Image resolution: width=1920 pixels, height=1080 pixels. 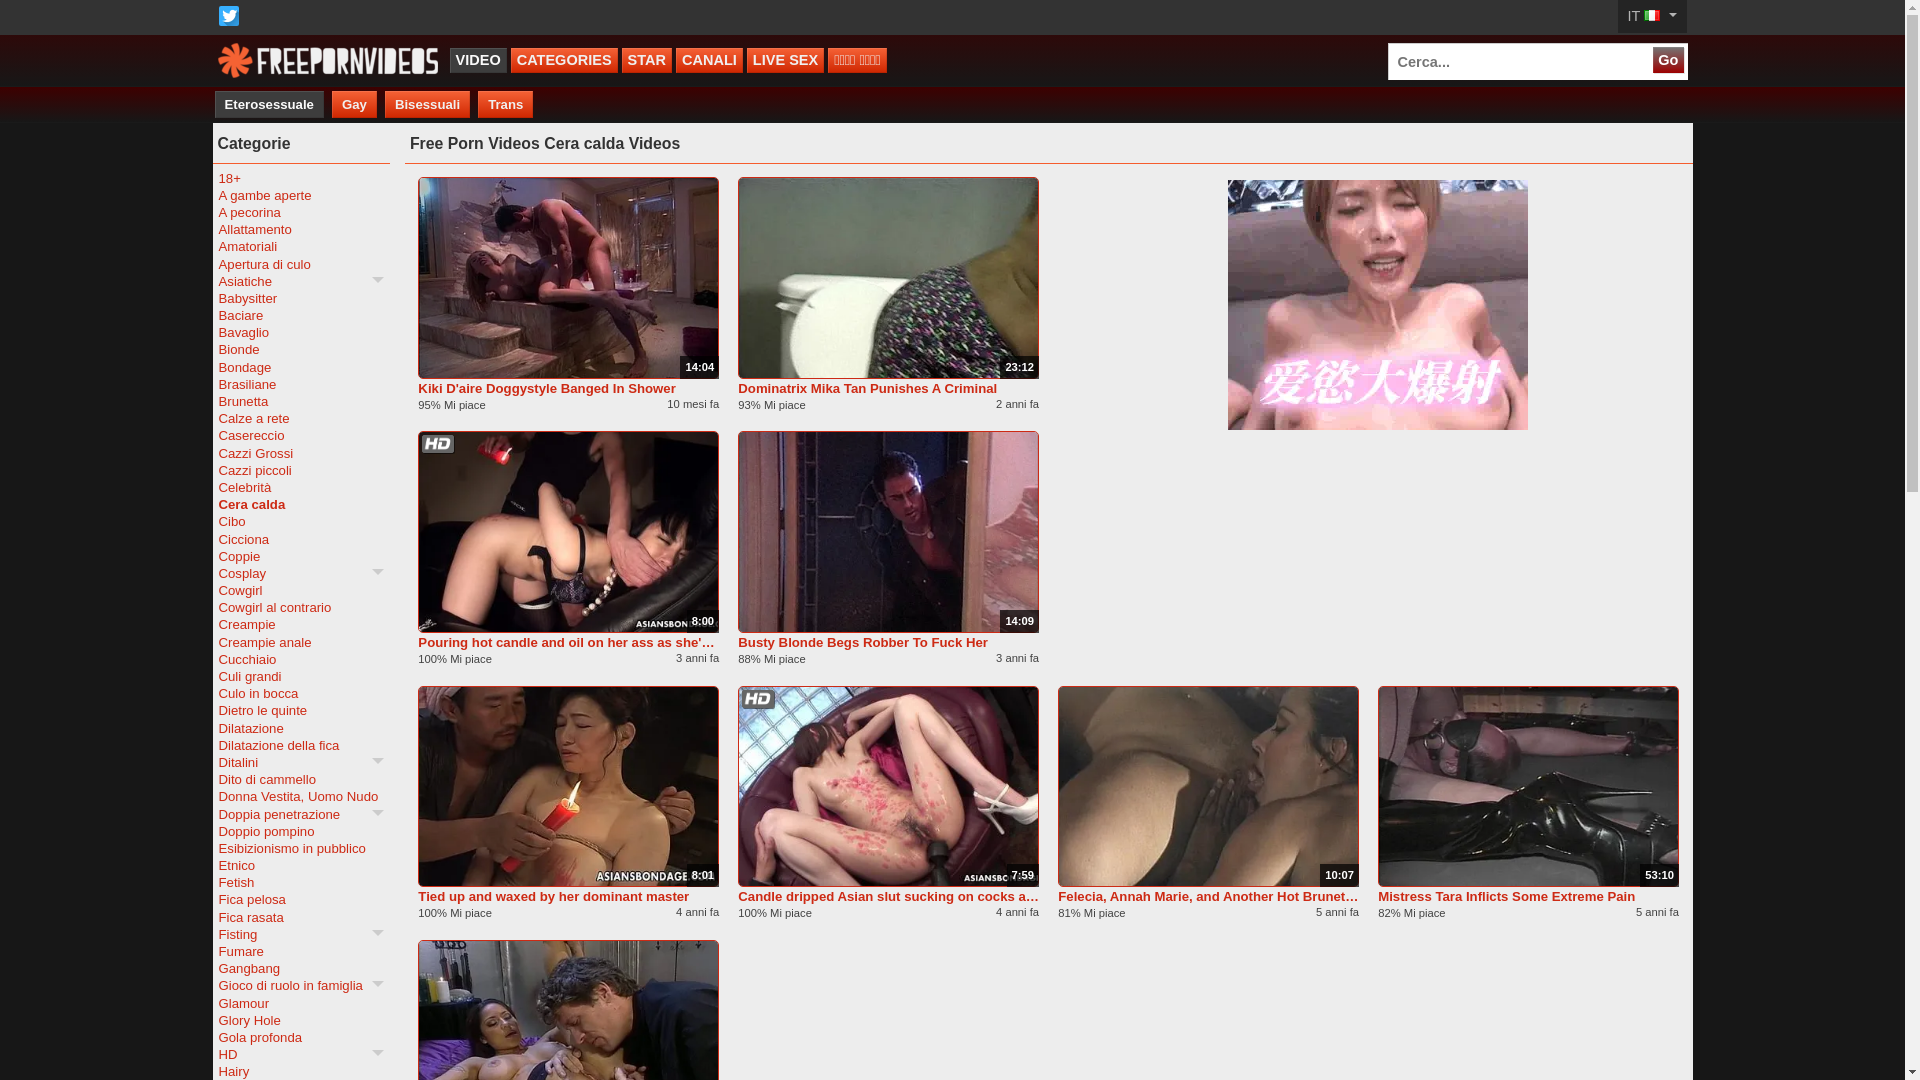 I want to click on 'Cazzi Grossi', so click(x=300, y=453).